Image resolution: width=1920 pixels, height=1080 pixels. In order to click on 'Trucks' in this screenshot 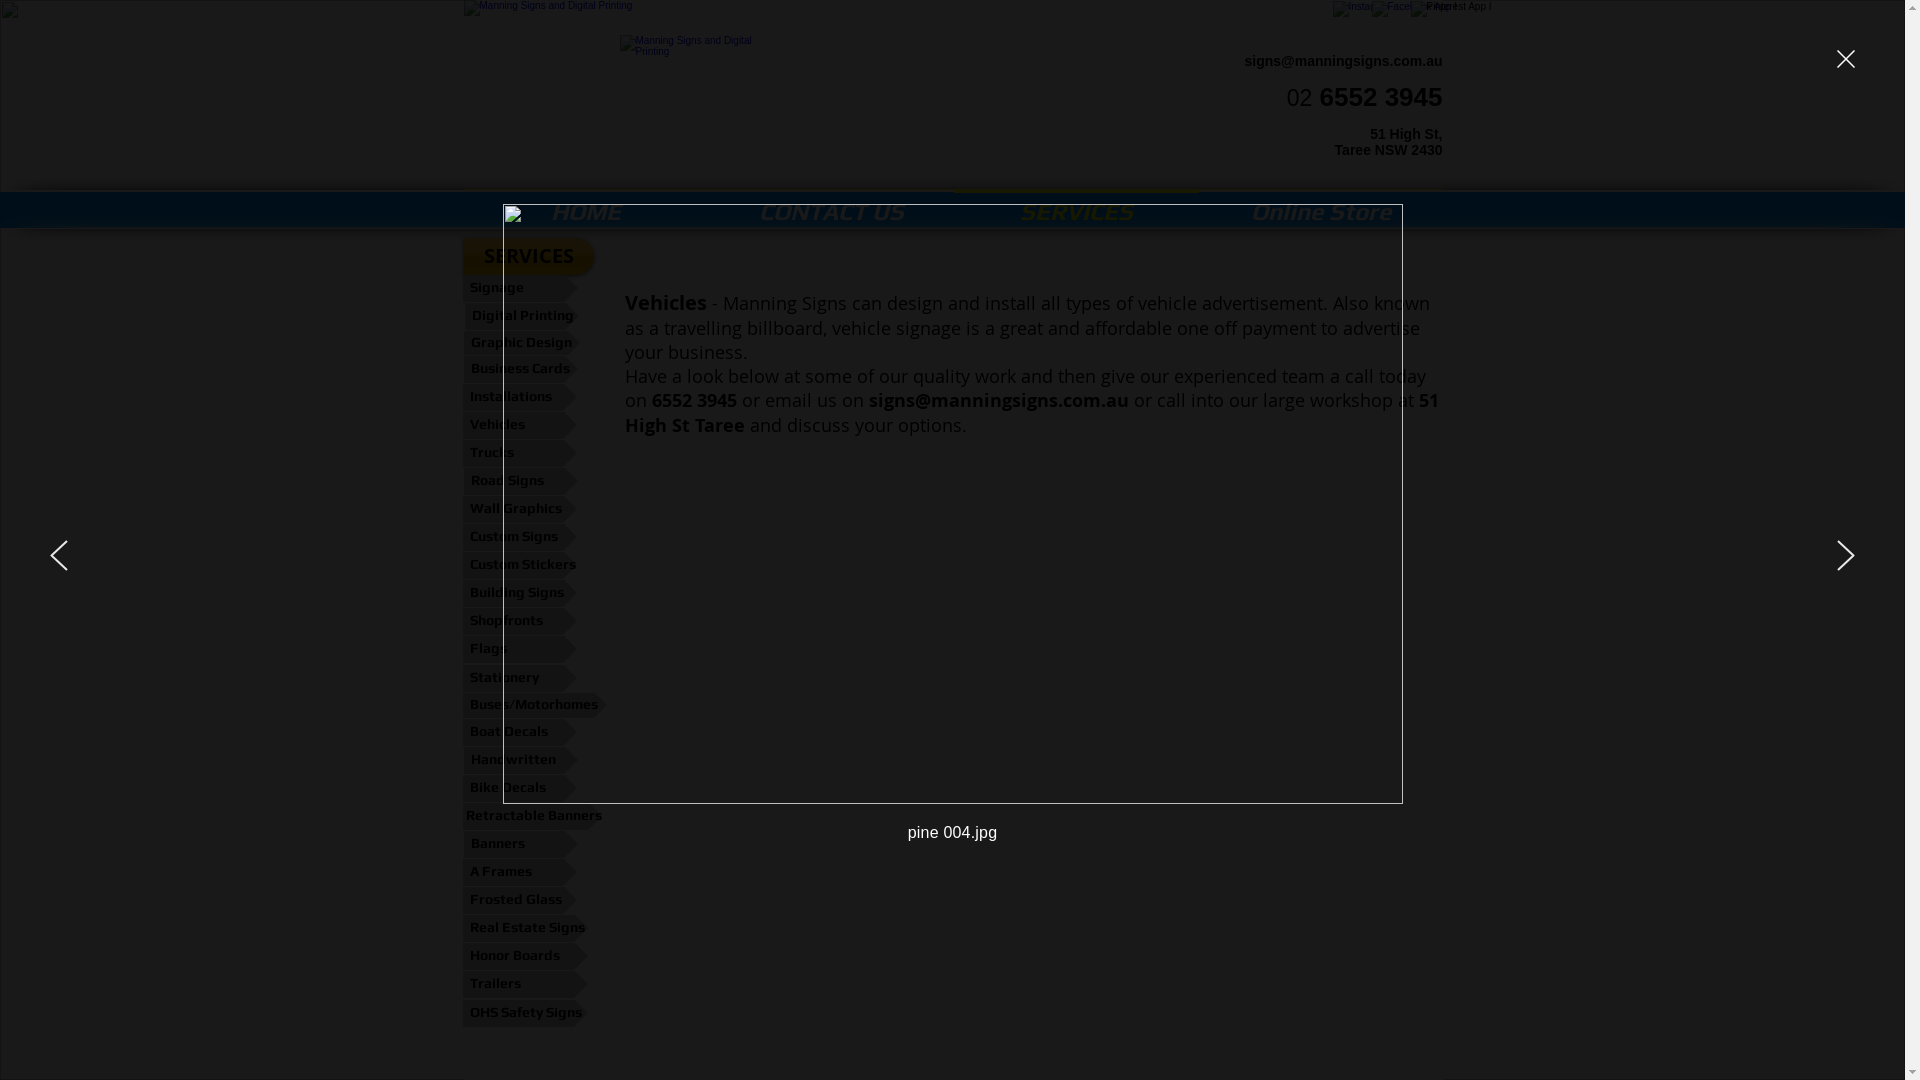, I will do `click(460, 453)`.